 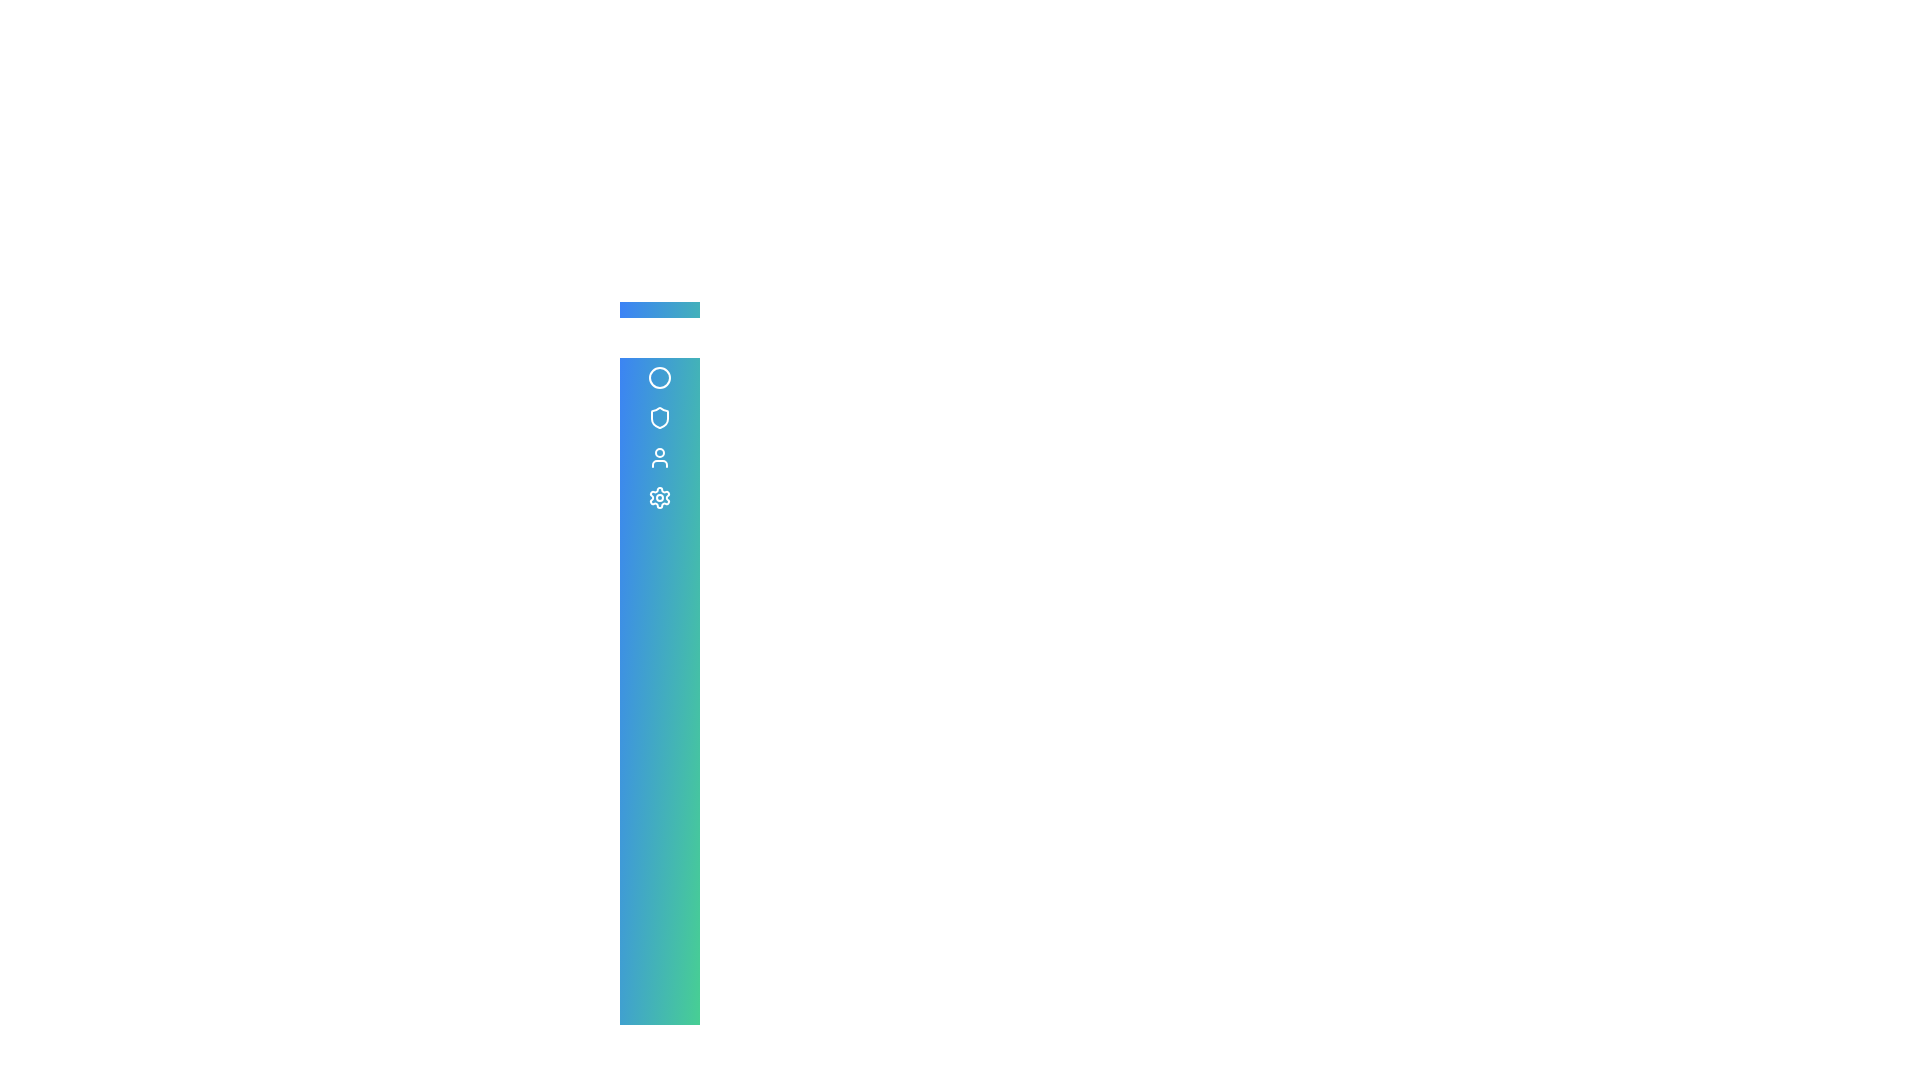 What do you see at coordinates (660, 416) in the screenshot?
I see `the shield icon button located in the vertical navigation bar on the left, which is the third button from the top` at bounding box center [660, 416].